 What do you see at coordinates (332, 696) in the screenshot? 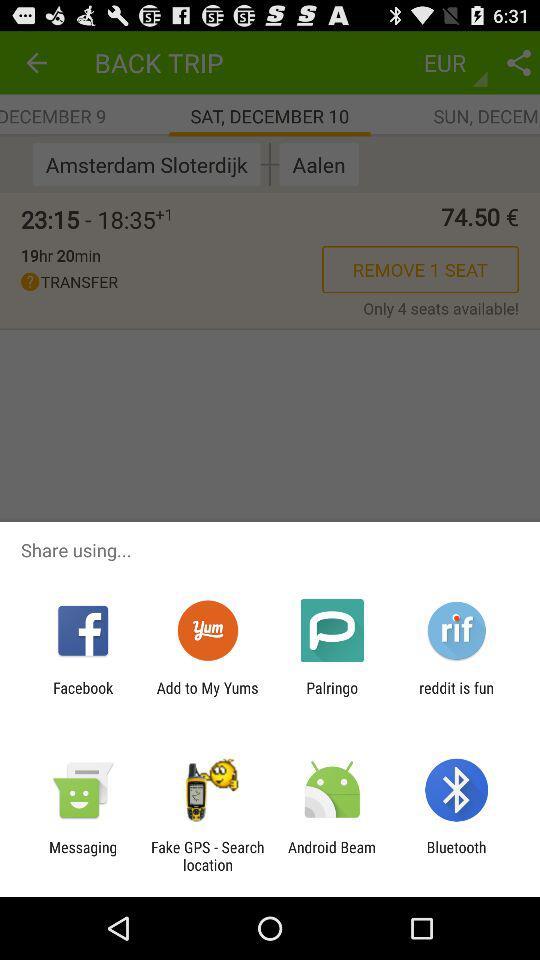
I see `the item to the right of add to my item` at bounding box center [332, 696].